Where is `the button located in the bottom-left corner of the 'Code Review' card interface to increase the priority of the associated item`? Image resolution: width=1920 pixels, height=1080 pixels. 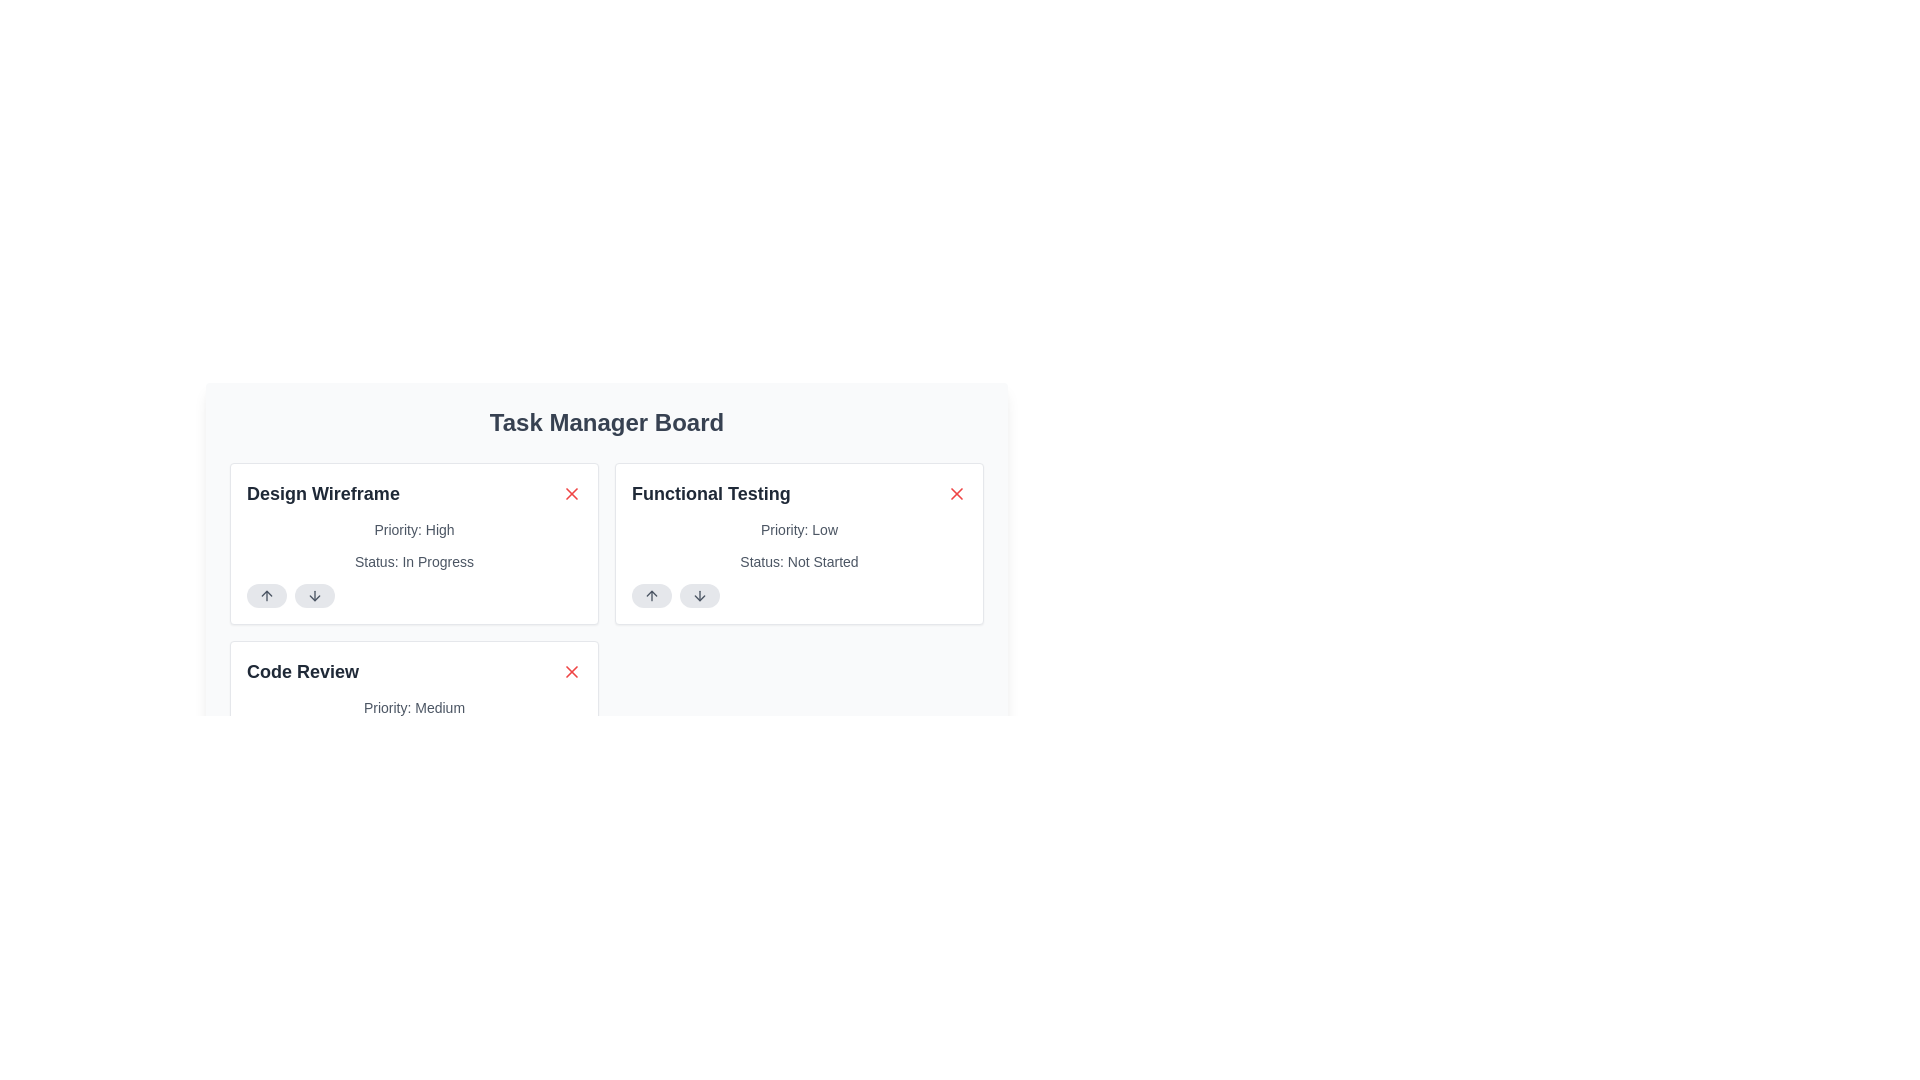 the button located in the bottom-left corner of the 'Code Review' card interface to increase the priority of the associated item is located at coordinates (266, 773).